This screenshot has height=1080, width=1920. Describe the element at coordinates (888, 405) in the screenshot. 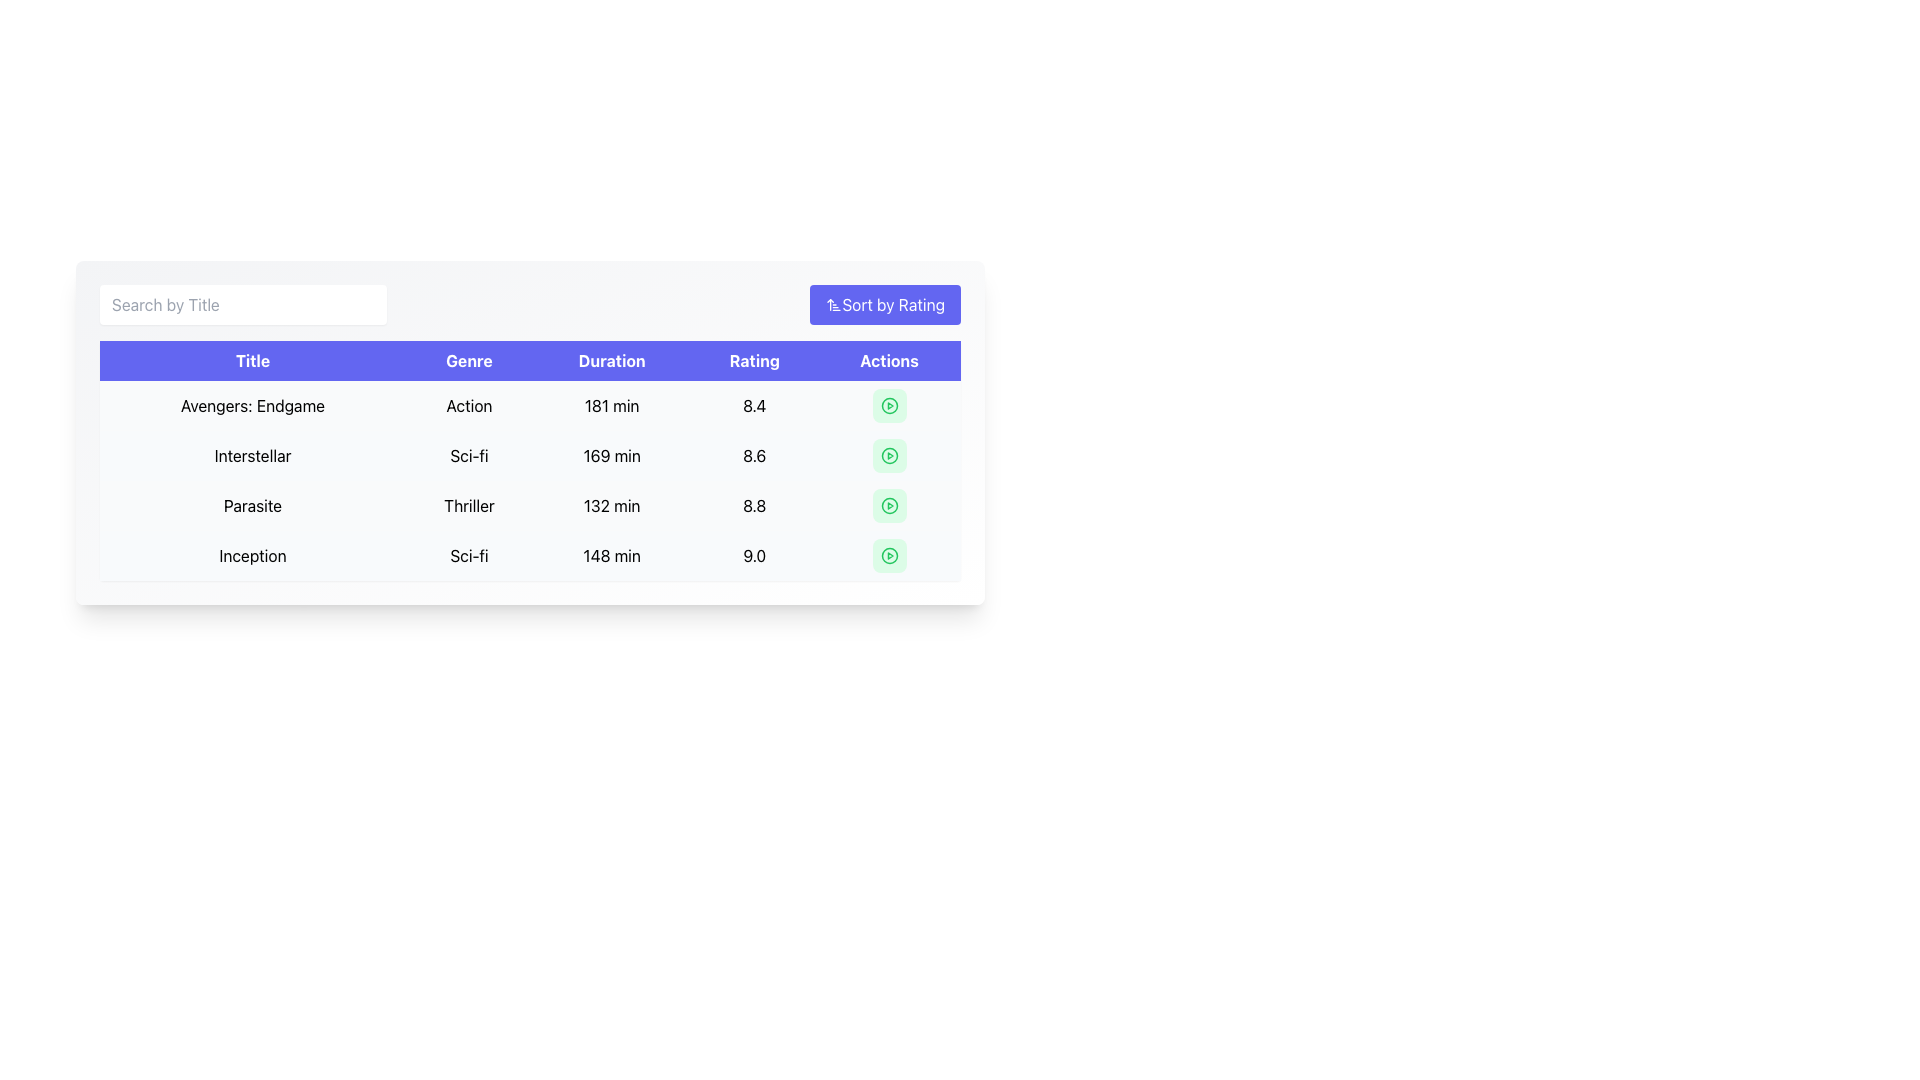

I see `the green circular icon button with a play symbol located in the 'Actions' column of the first row of the table` at that location.